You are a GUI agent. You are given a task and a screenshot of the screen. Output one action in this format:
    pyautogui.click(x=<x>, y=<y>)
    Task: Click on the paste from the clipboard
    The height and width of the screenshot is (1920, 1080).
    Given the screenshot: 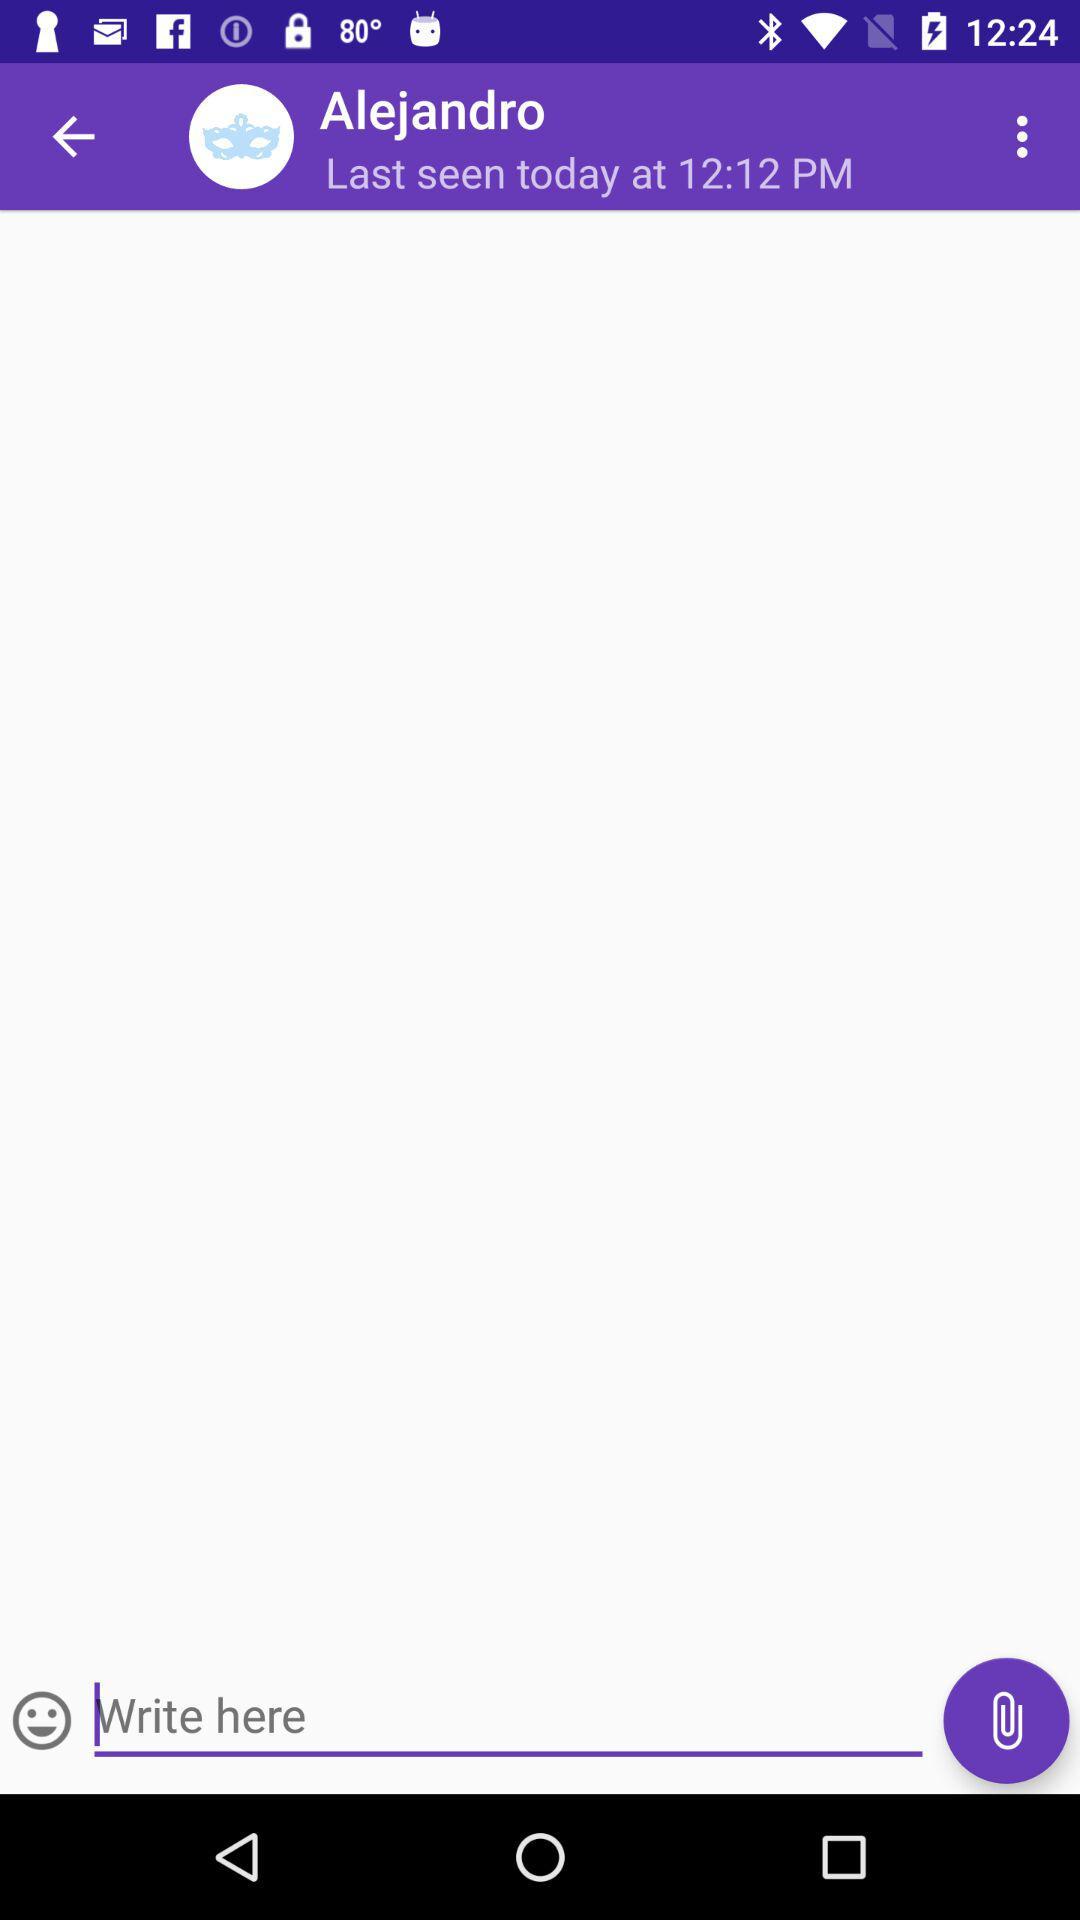 What is the action you would take?
    pyautogui.click(x=1006, y=1719)
    